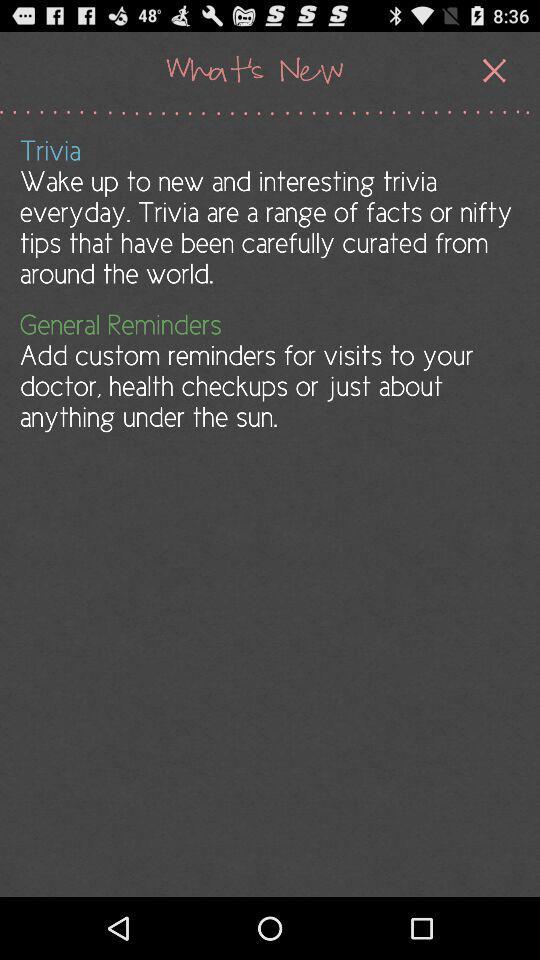 The height and width of the screenshot is (960, 540). I want to click on icon above general reminders add, so click(268, 212).